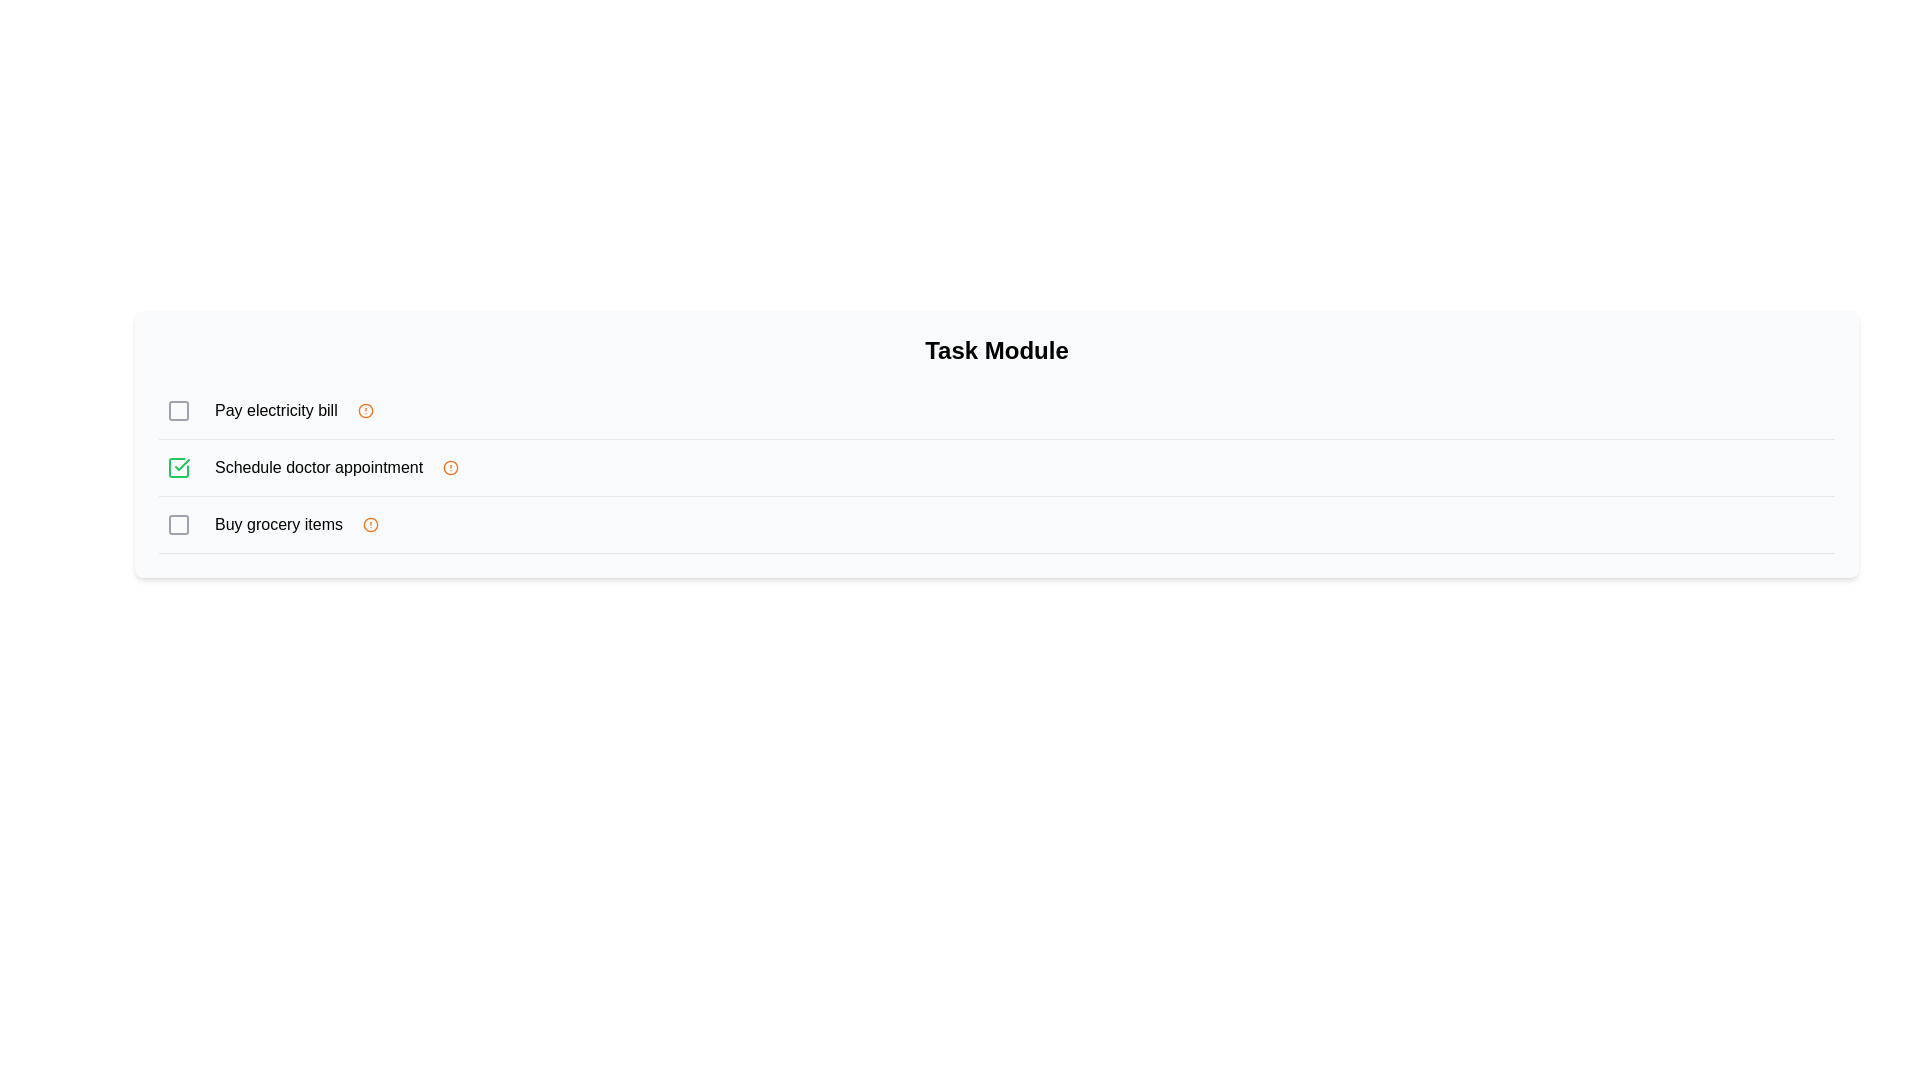 This screenshot has width=1920, height=1080. Describe the element at coordinates (178, 523) in the screenshot. I see `the checkbox representing the task 'Buy grocery items'` at that location.